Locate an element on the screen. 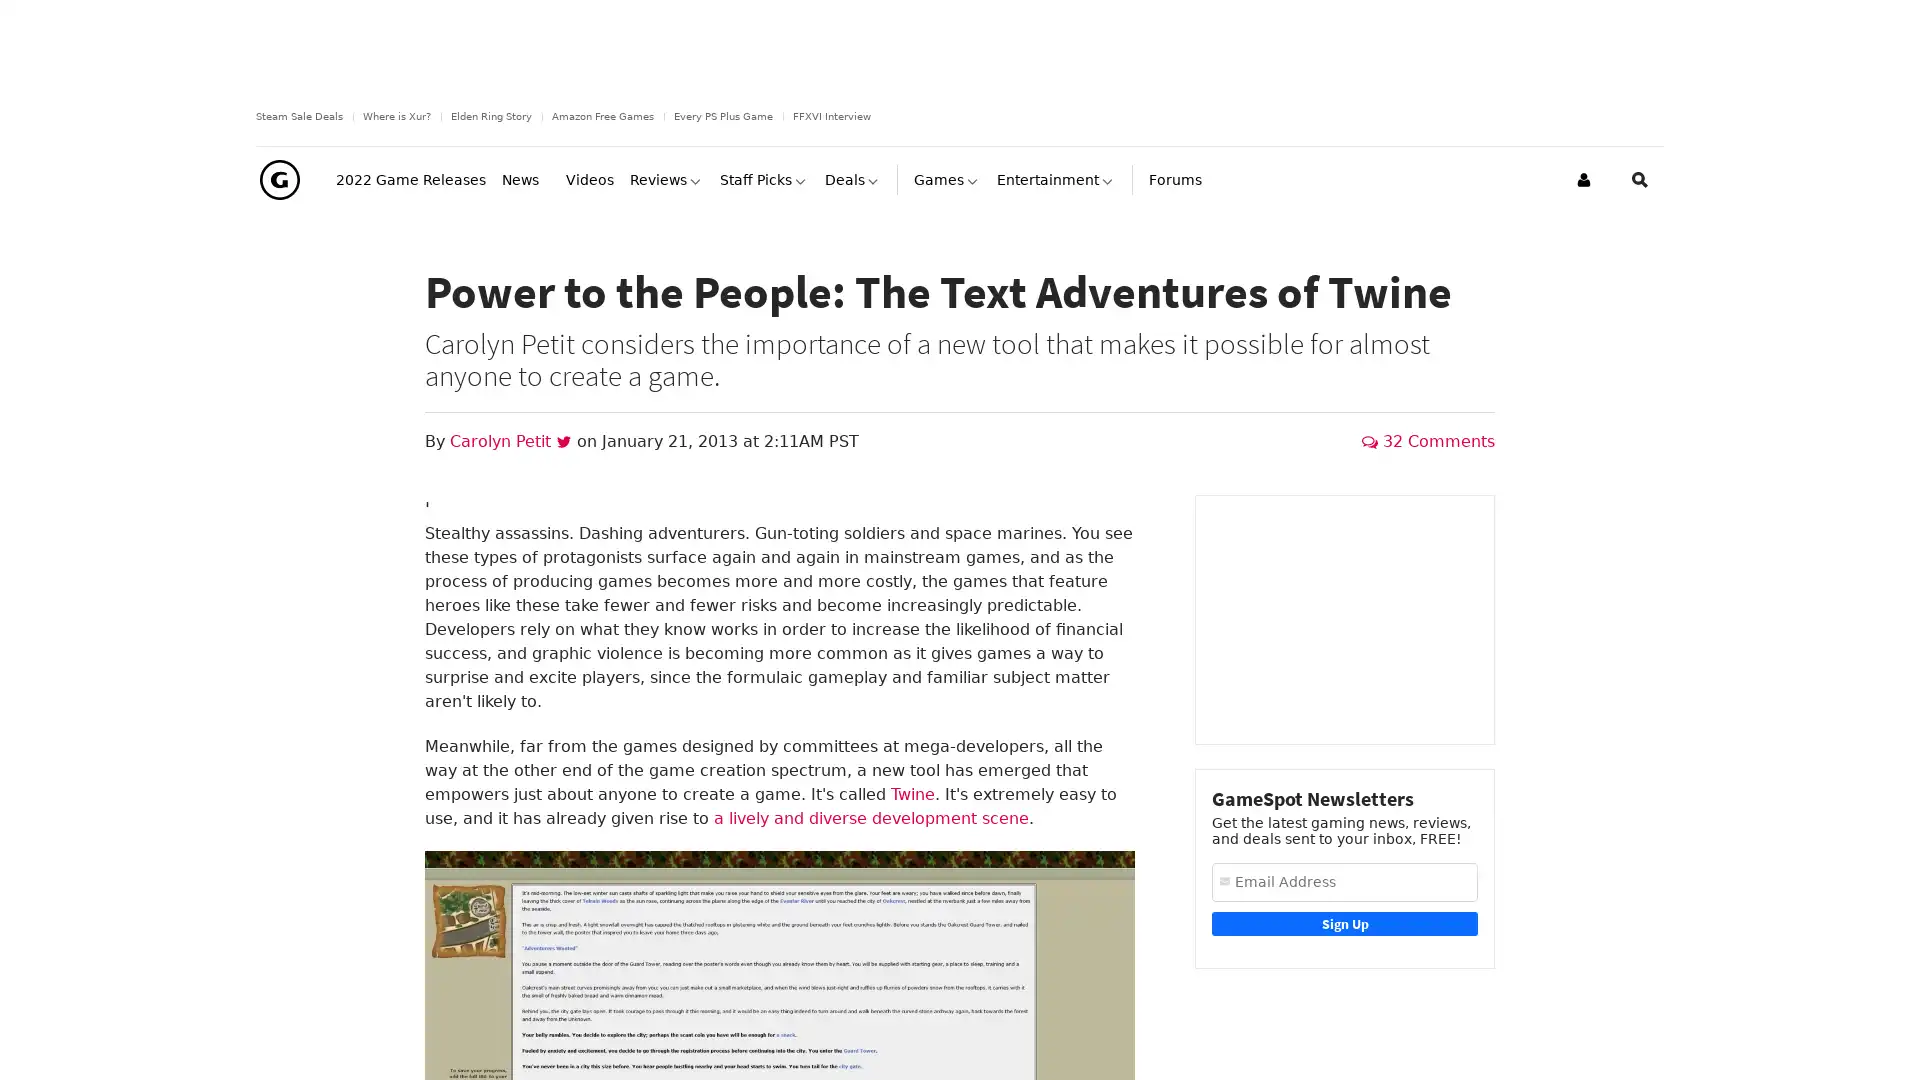  Open Site Search is located at coordinates (1640, 219).